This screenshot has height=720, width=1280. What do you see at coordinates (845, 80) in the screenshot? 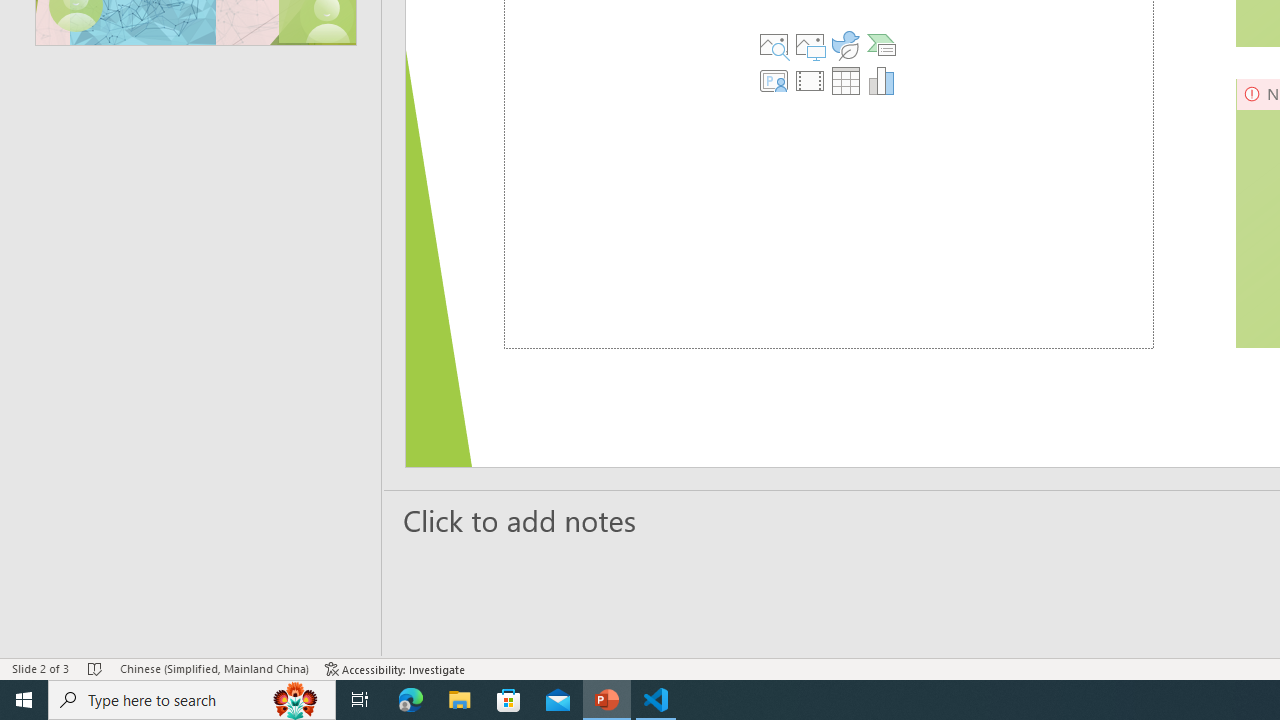
I see `'Insert Table'` at bounding box center [845, 80].